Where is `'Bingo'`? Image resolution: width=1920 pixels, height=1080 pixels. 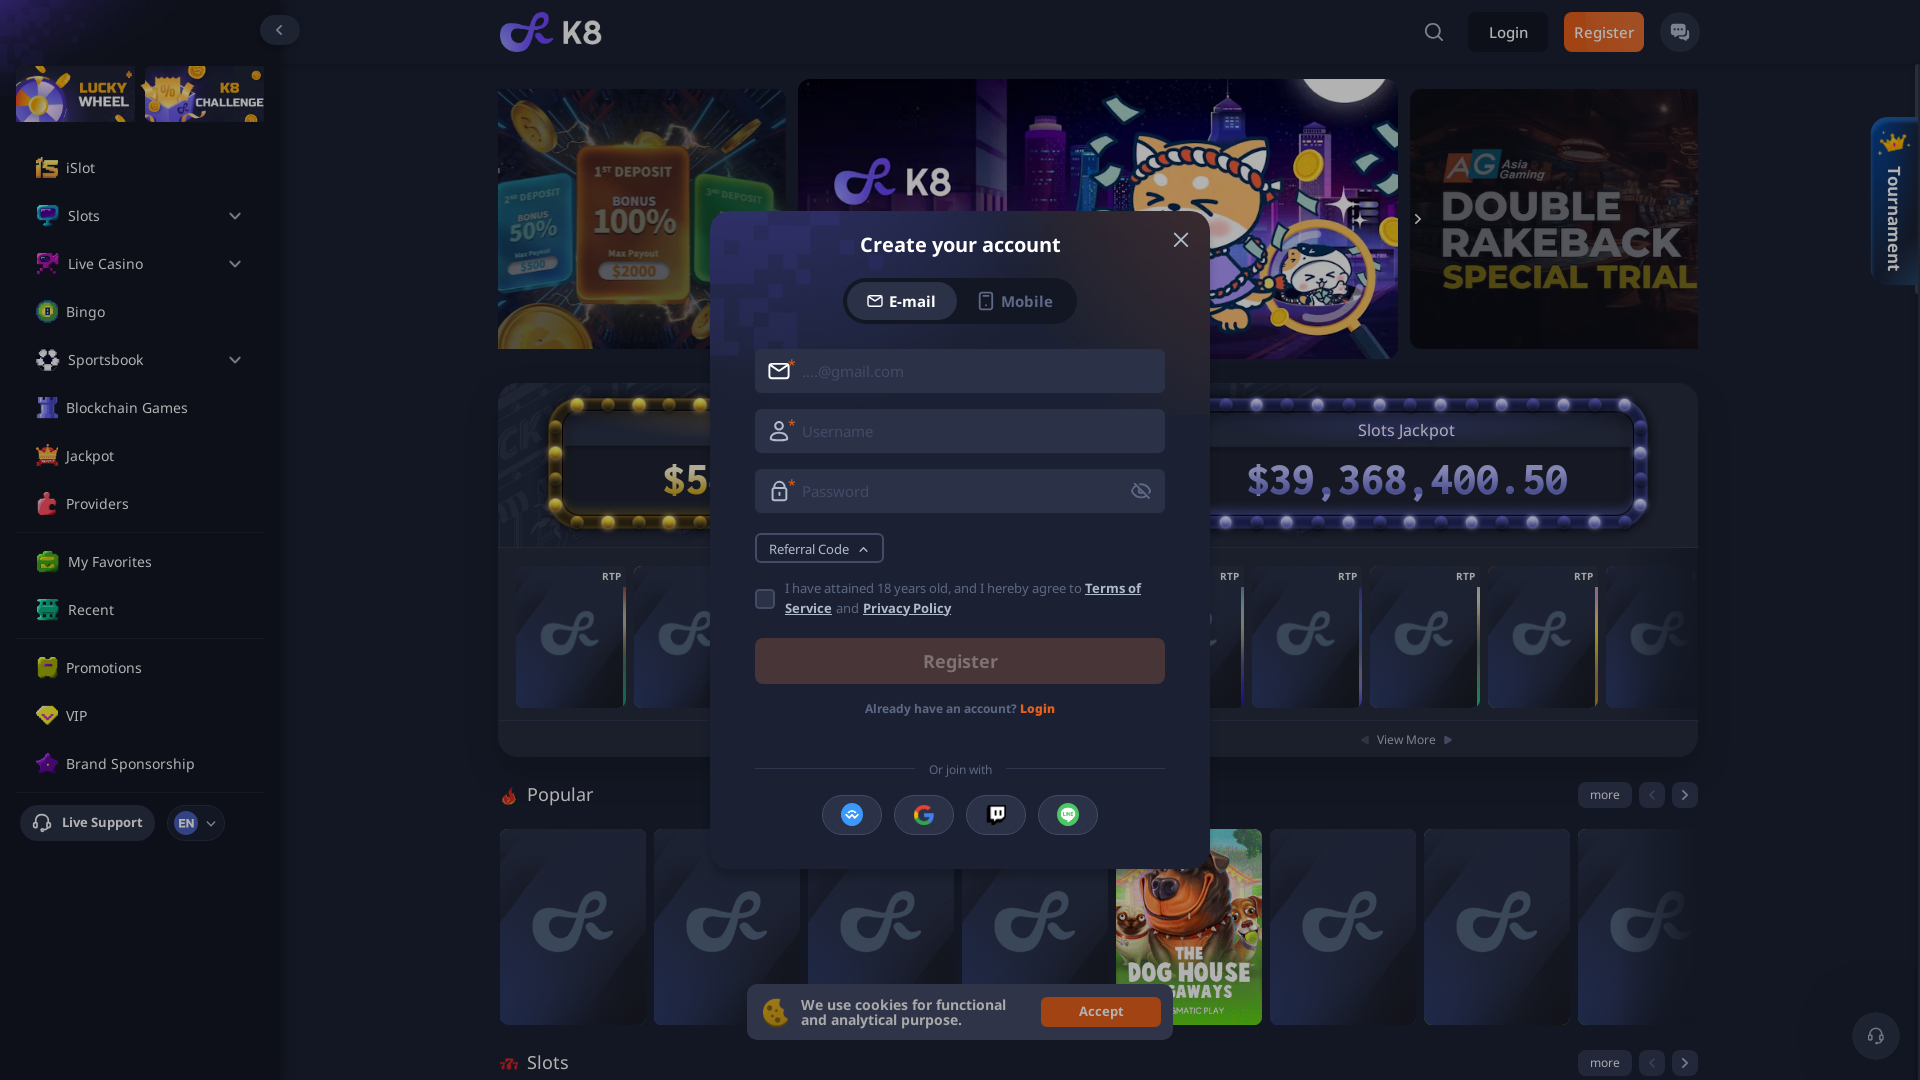 'Bingo' is located at coordinates (153, 312).